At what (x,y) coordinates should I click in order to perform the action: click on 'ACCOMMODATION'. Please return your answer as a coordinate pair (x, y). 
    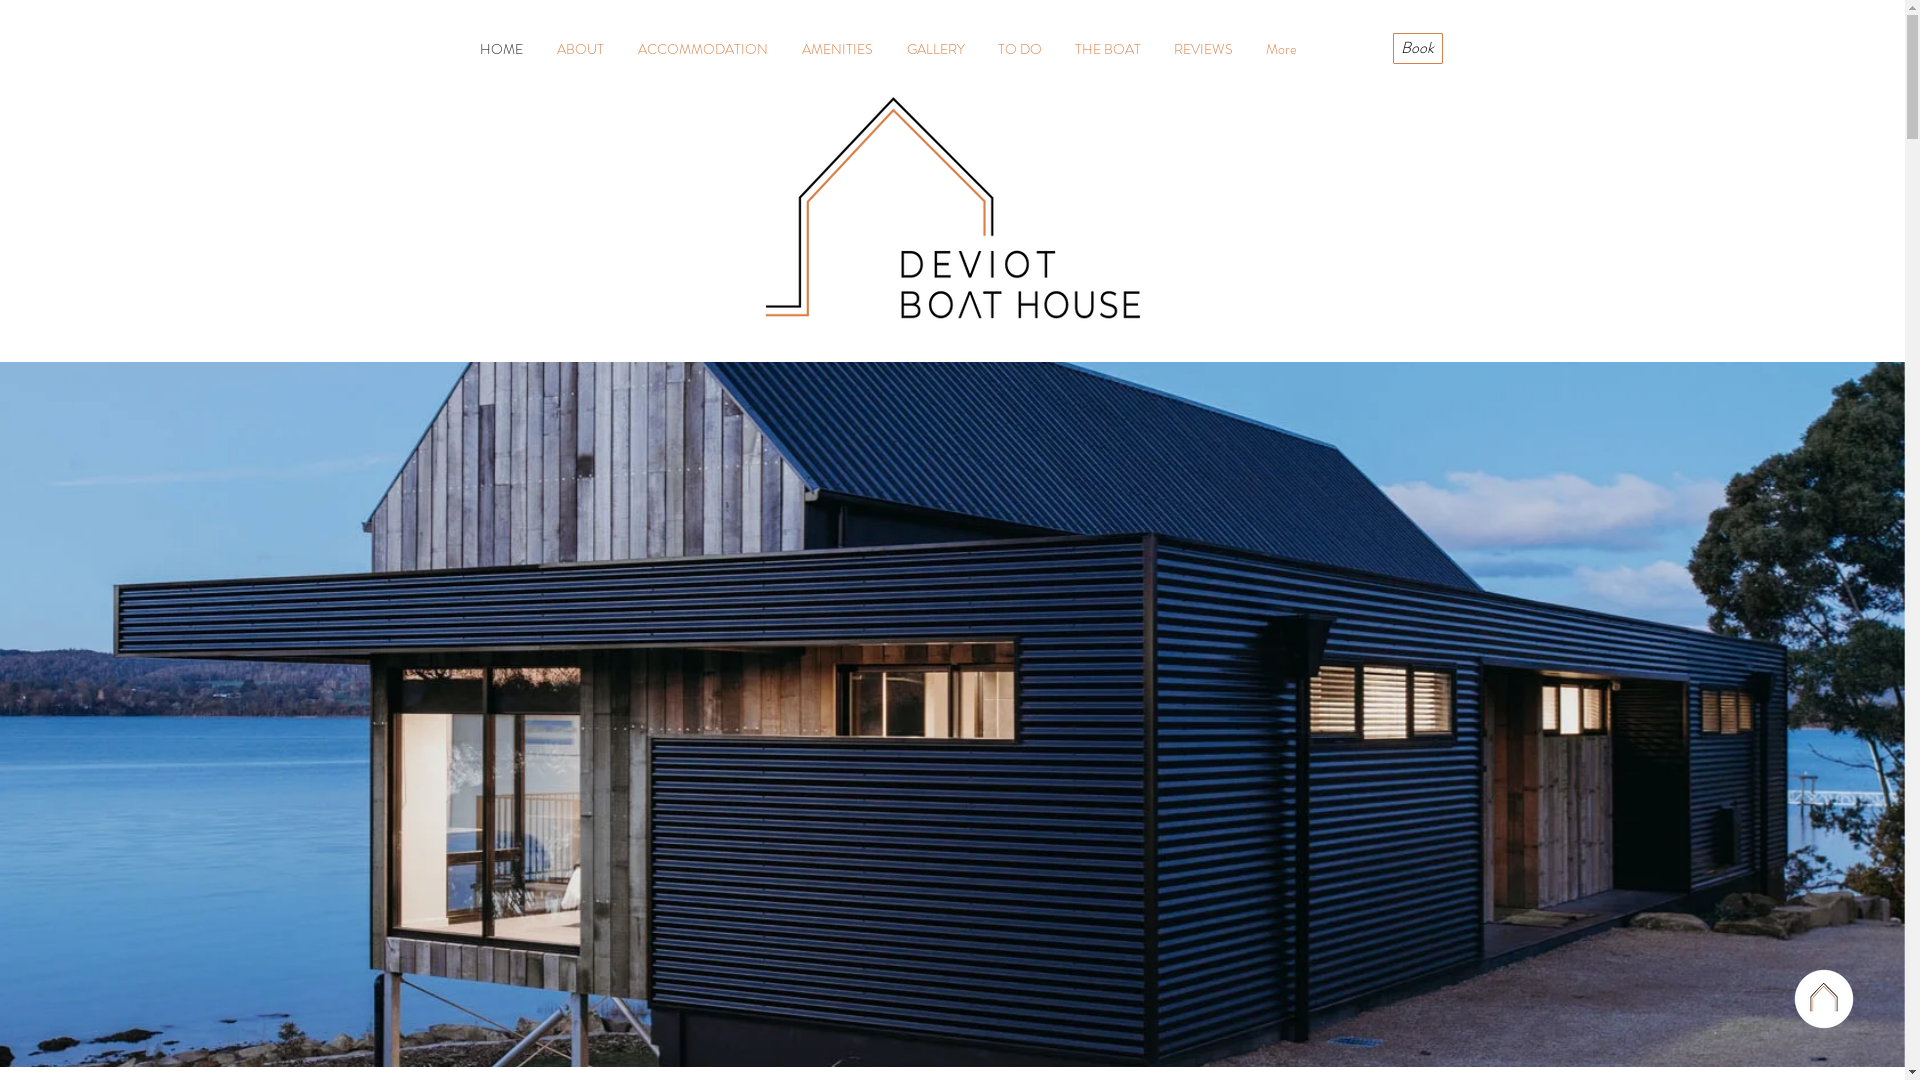
    Looking at the image, I should click on (618, 48).